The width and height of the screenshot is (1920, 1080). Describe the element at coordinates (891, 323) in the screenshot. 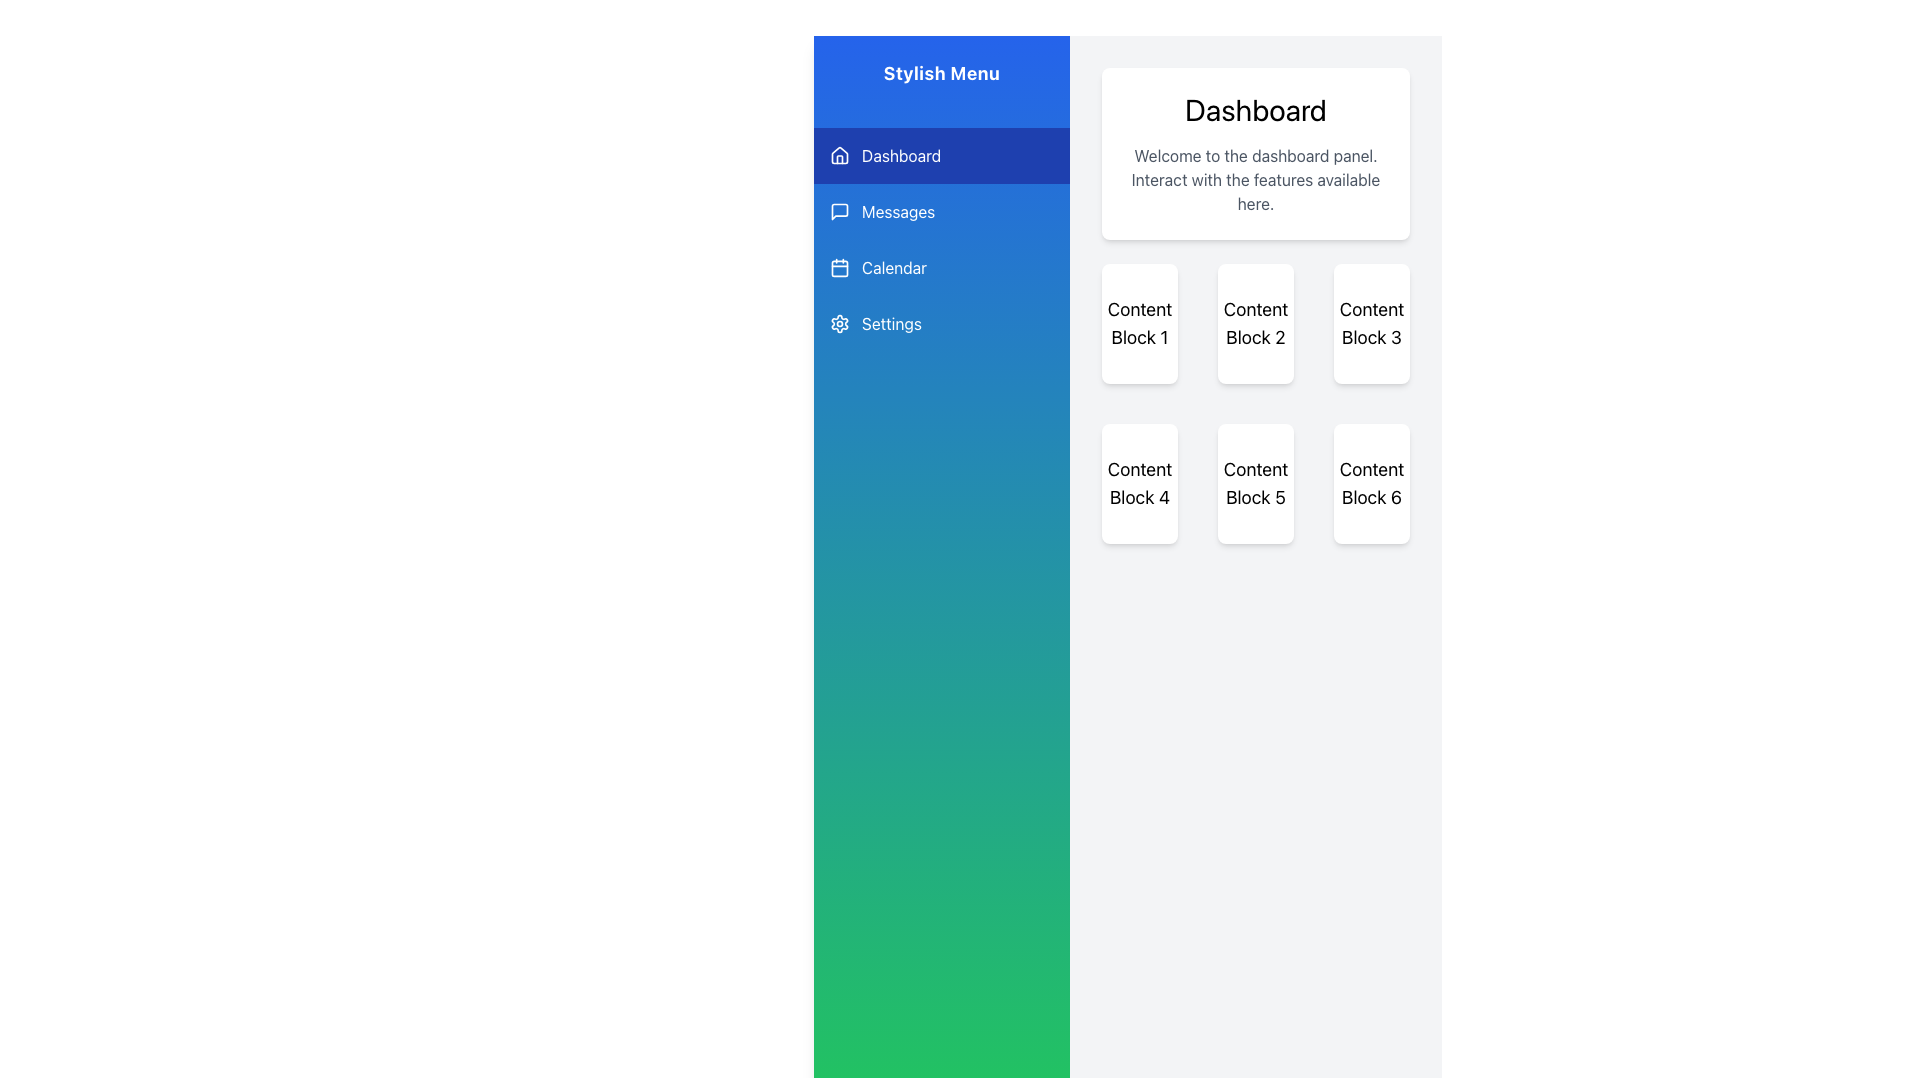

I see `the navigational text label that links to the settings page, which is the fourth entry in the left-side menu aligned with a gear icon` at that location.